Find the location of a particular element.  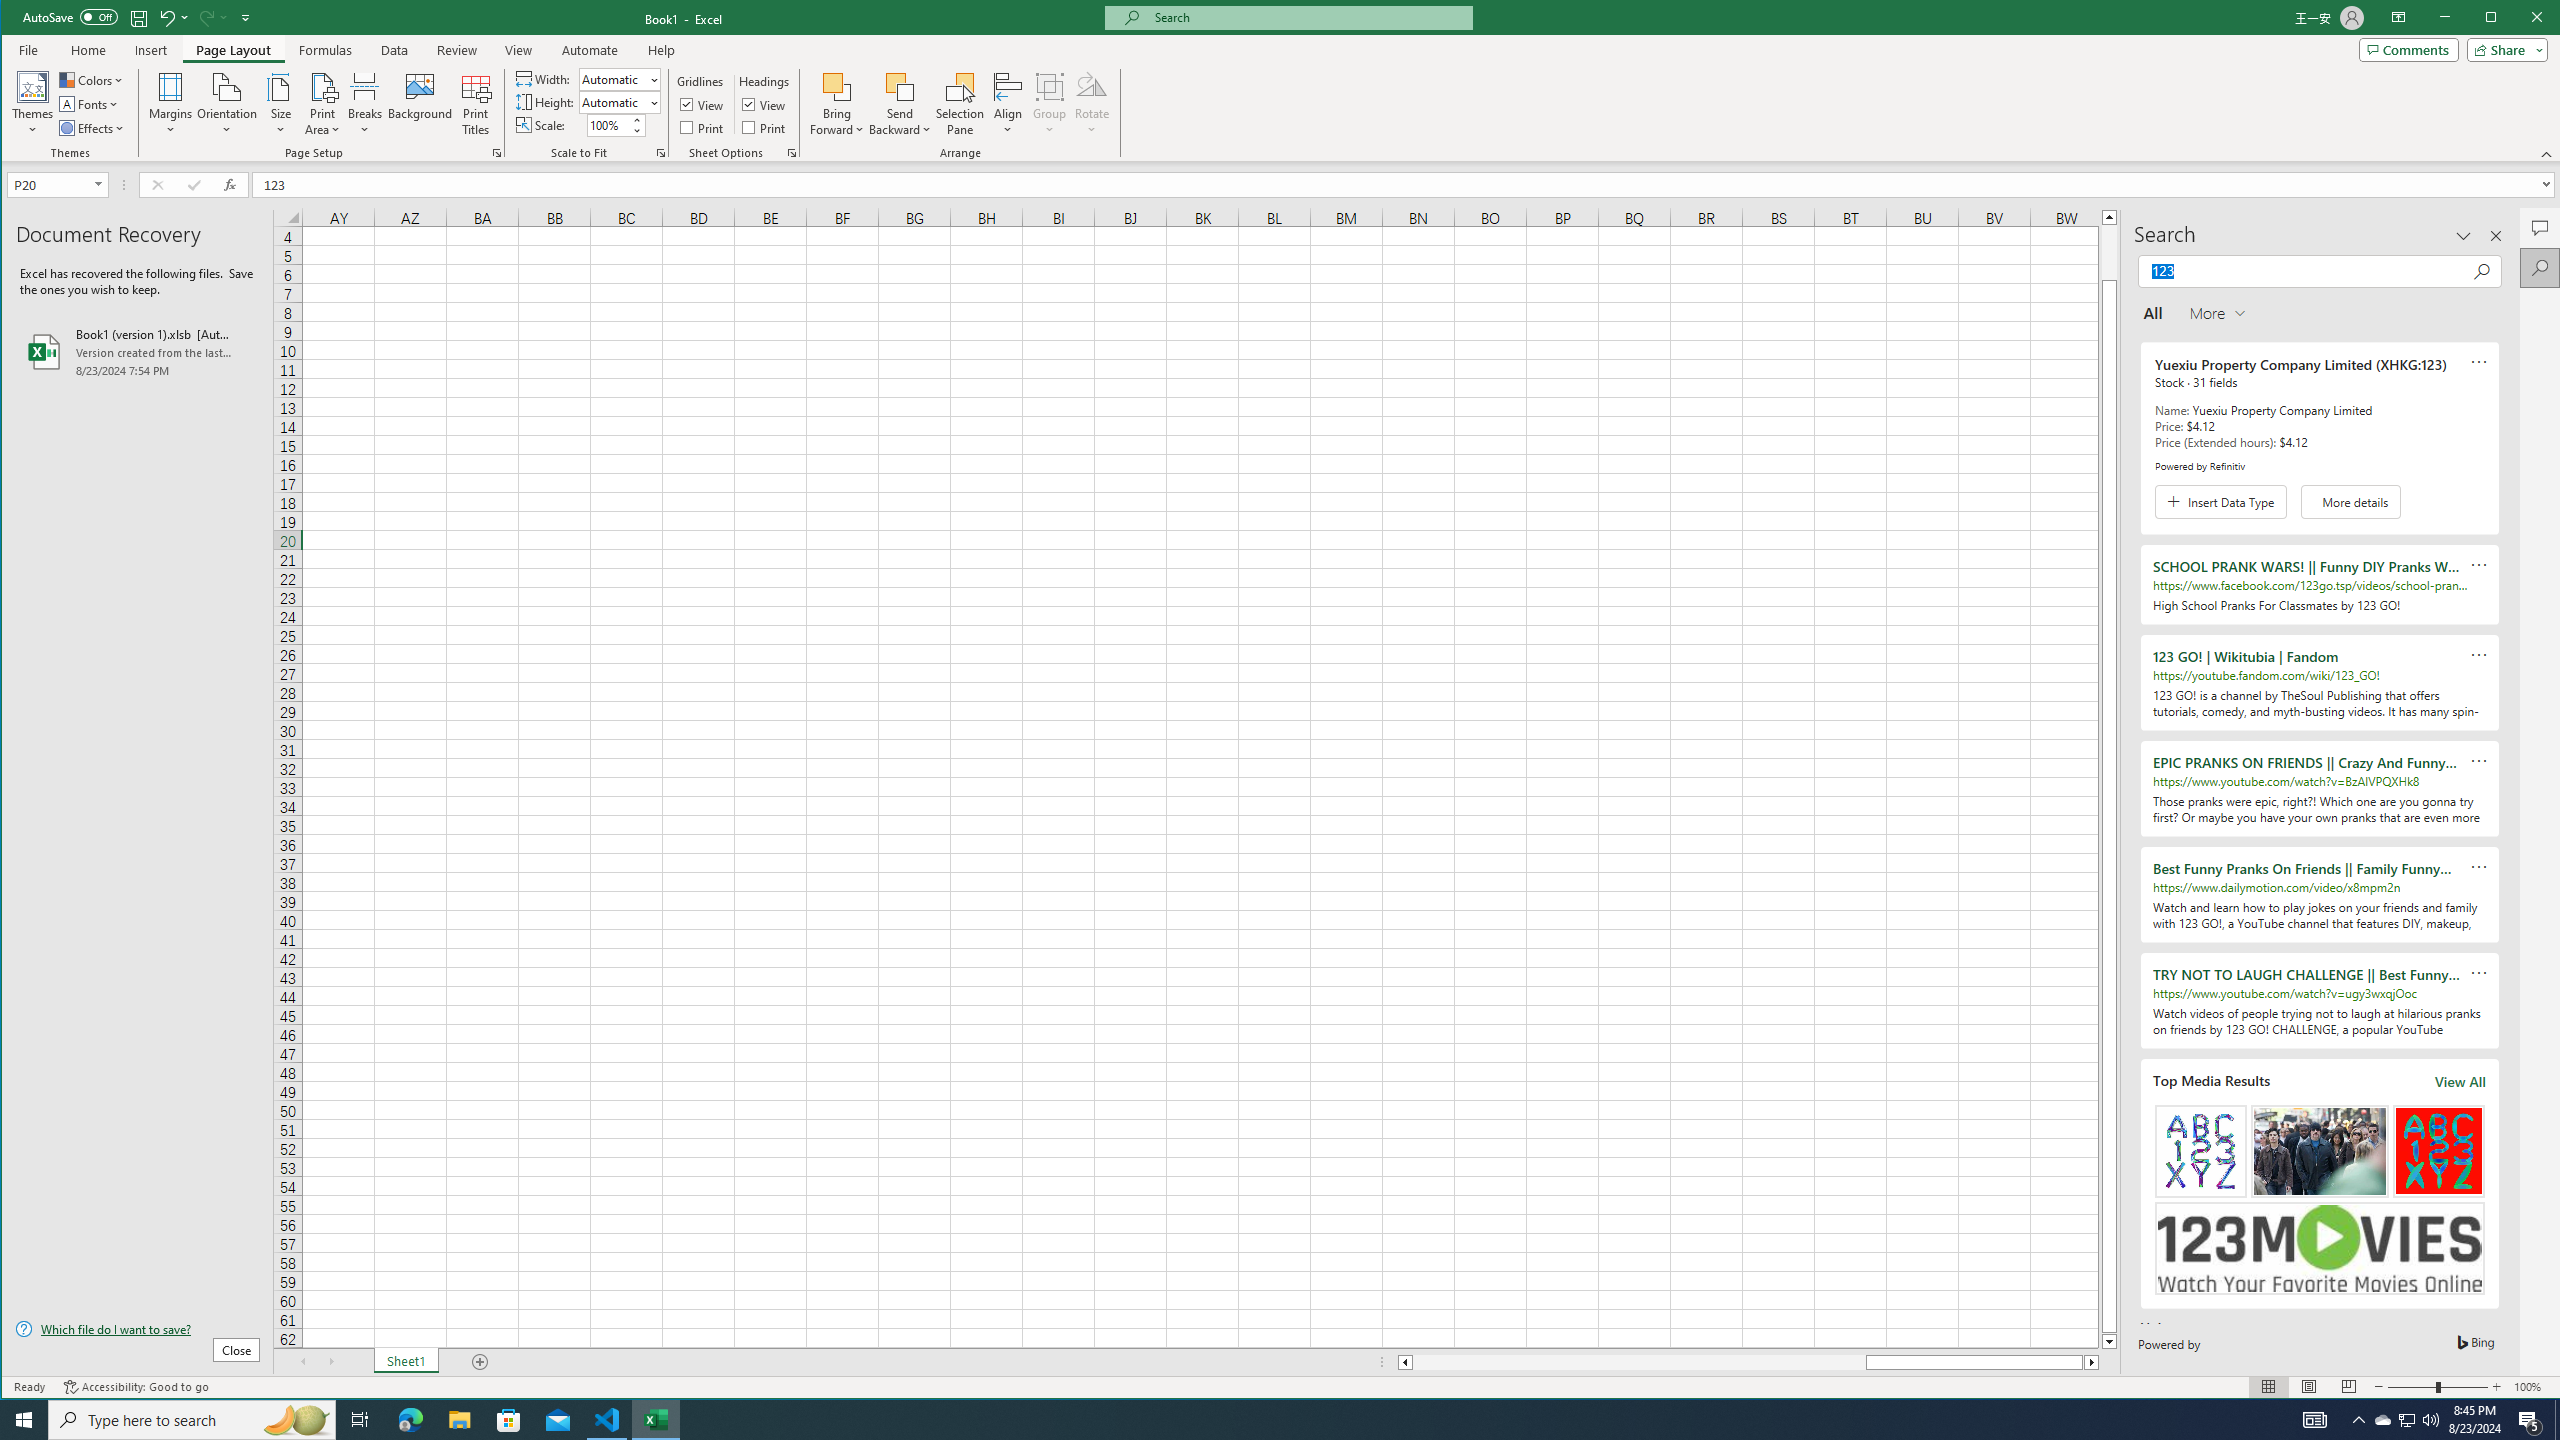

'Close pane' is located at coordinates (2495, 235).